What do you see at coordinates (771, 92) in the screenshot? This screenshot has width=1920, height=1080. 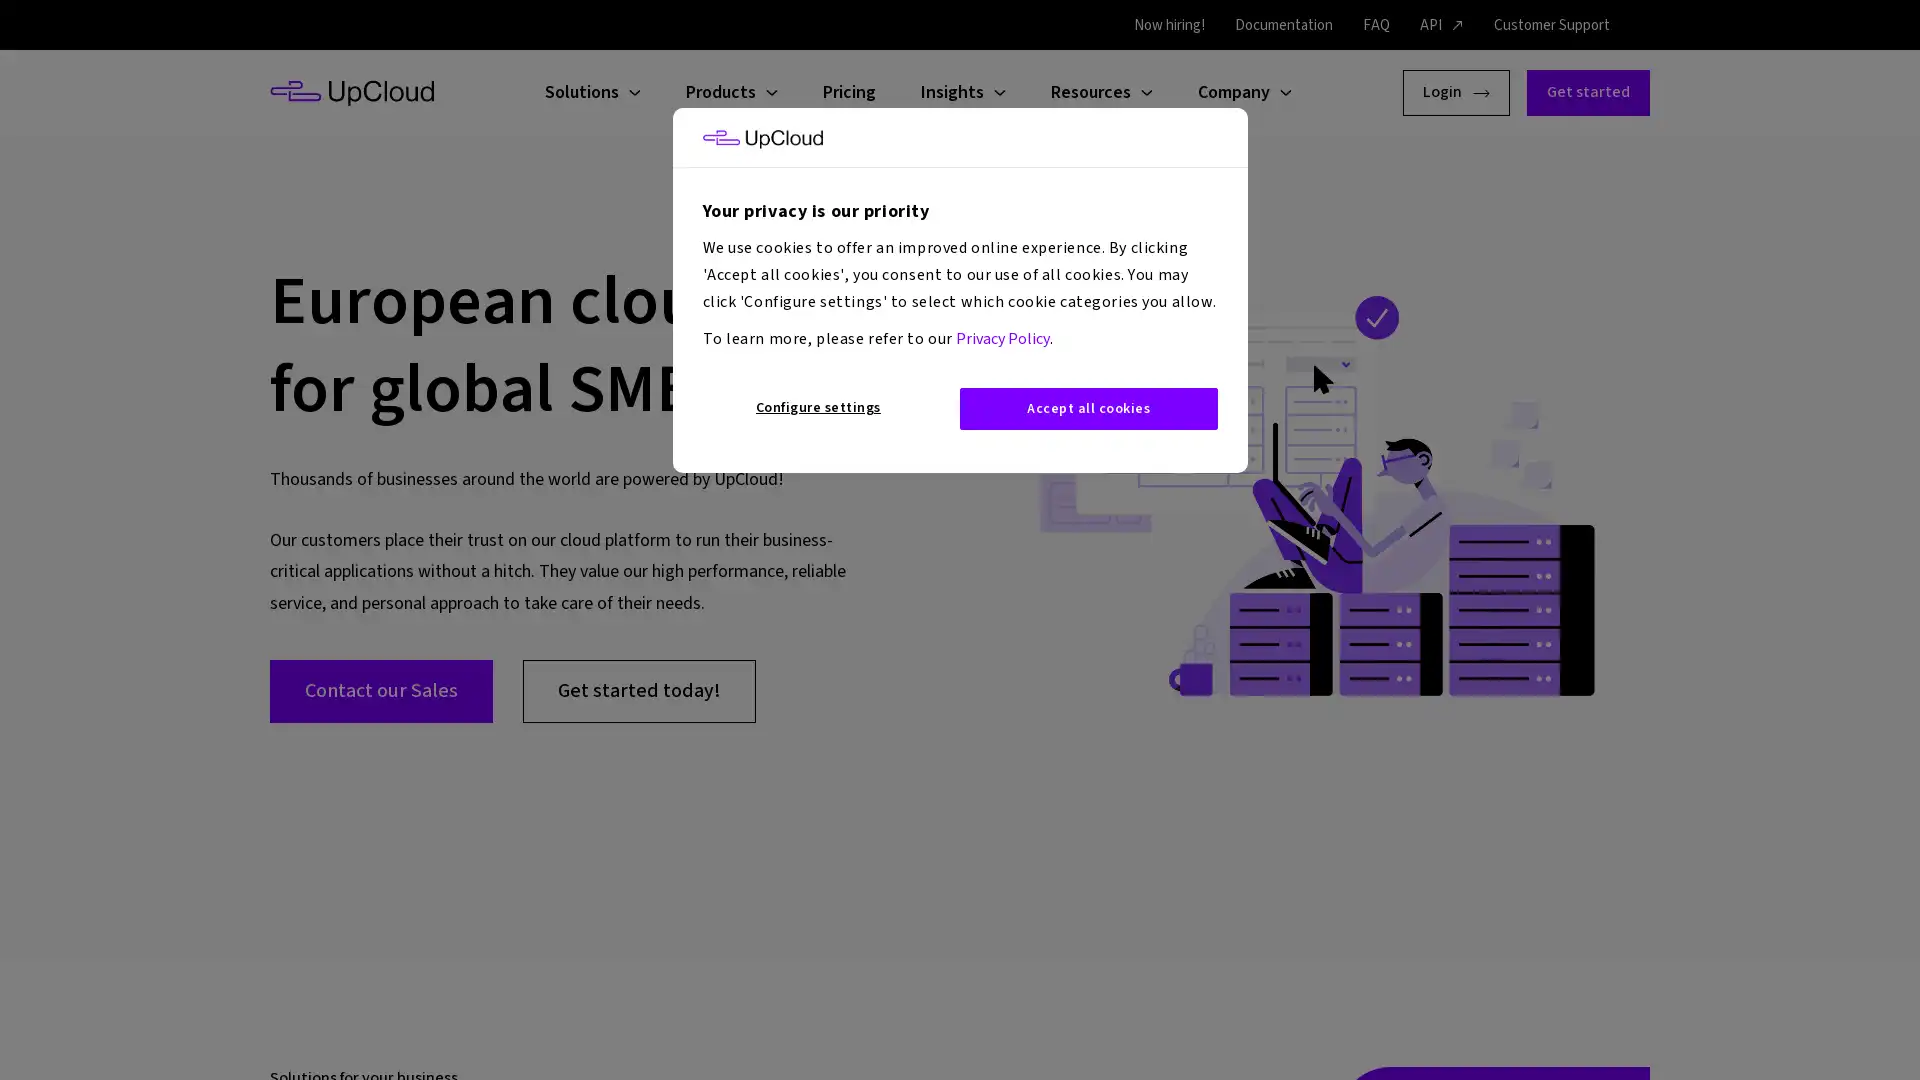 I see `Open child menu for Products` at bounding box center [771, 92].